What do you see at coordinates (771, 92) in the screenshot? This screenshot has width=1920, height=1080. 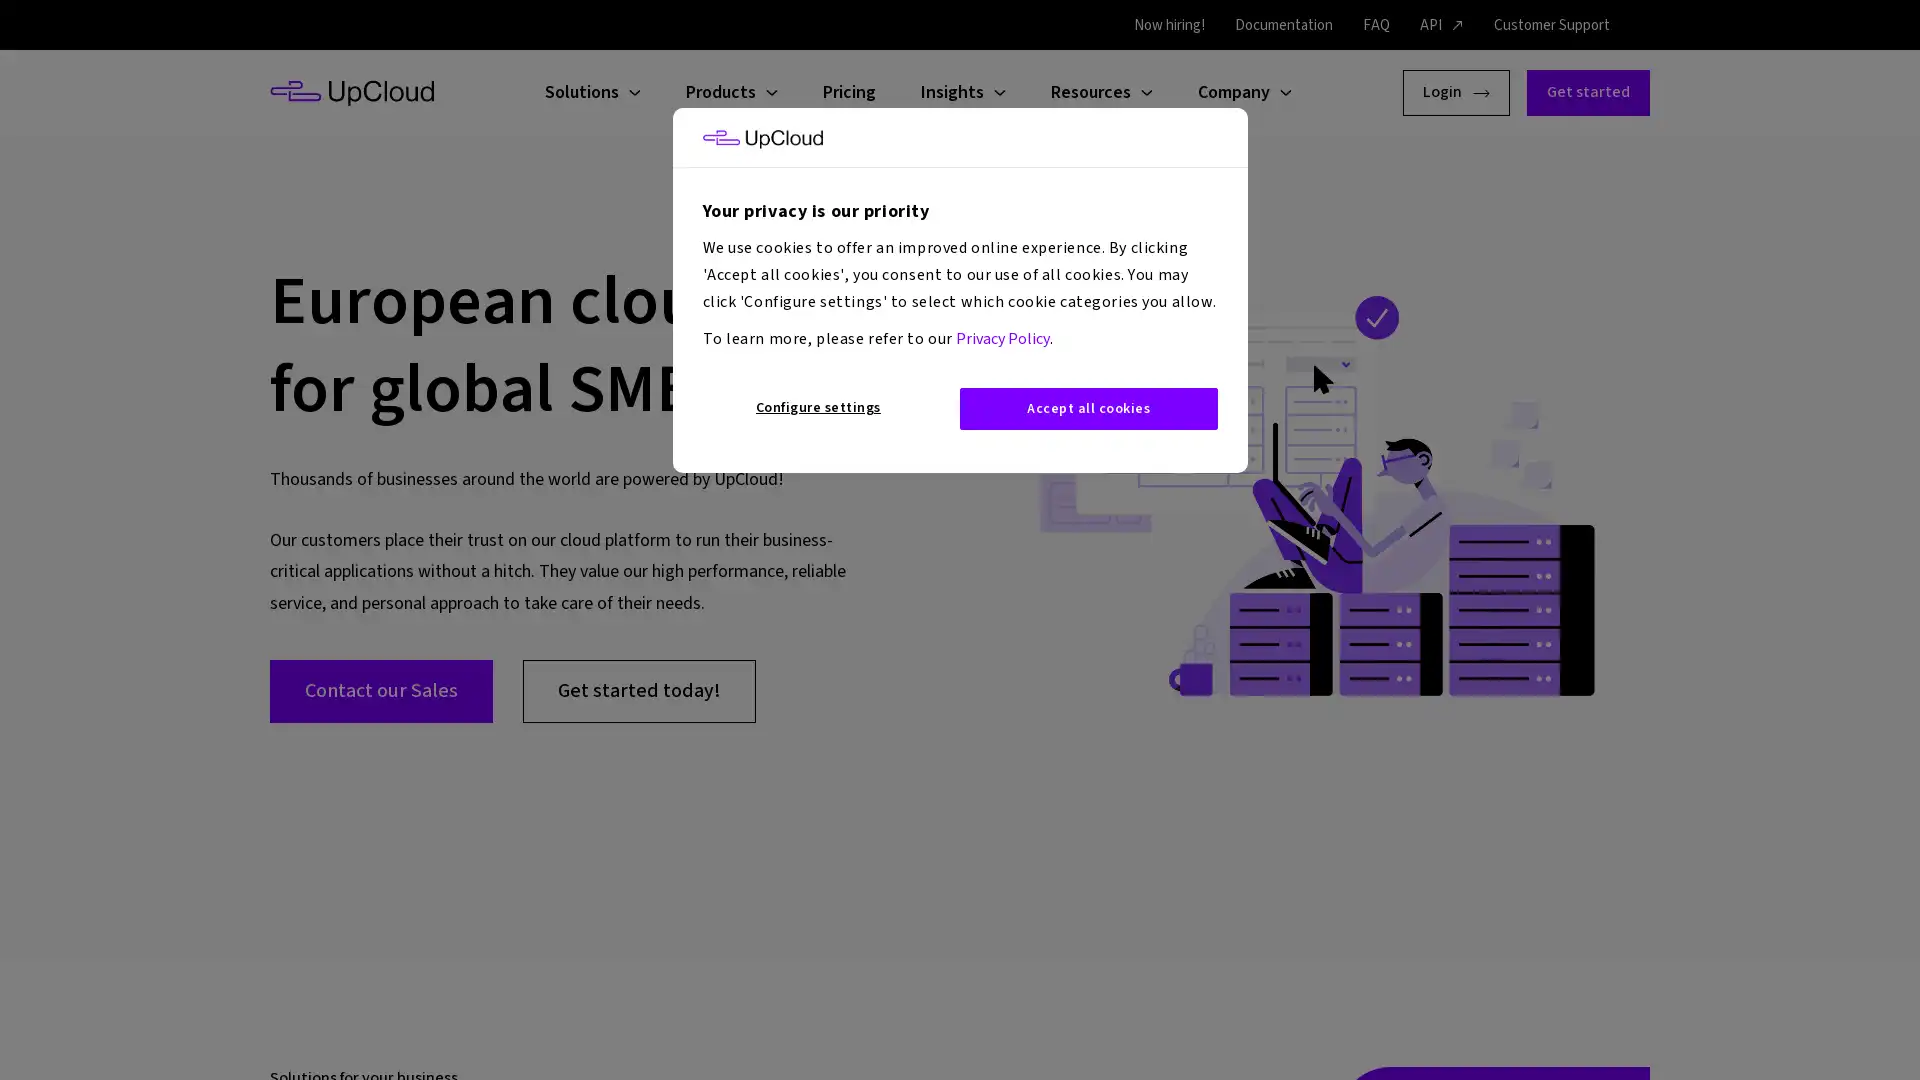 I see `Open child menu for Products` at bounding box center [771, 92].